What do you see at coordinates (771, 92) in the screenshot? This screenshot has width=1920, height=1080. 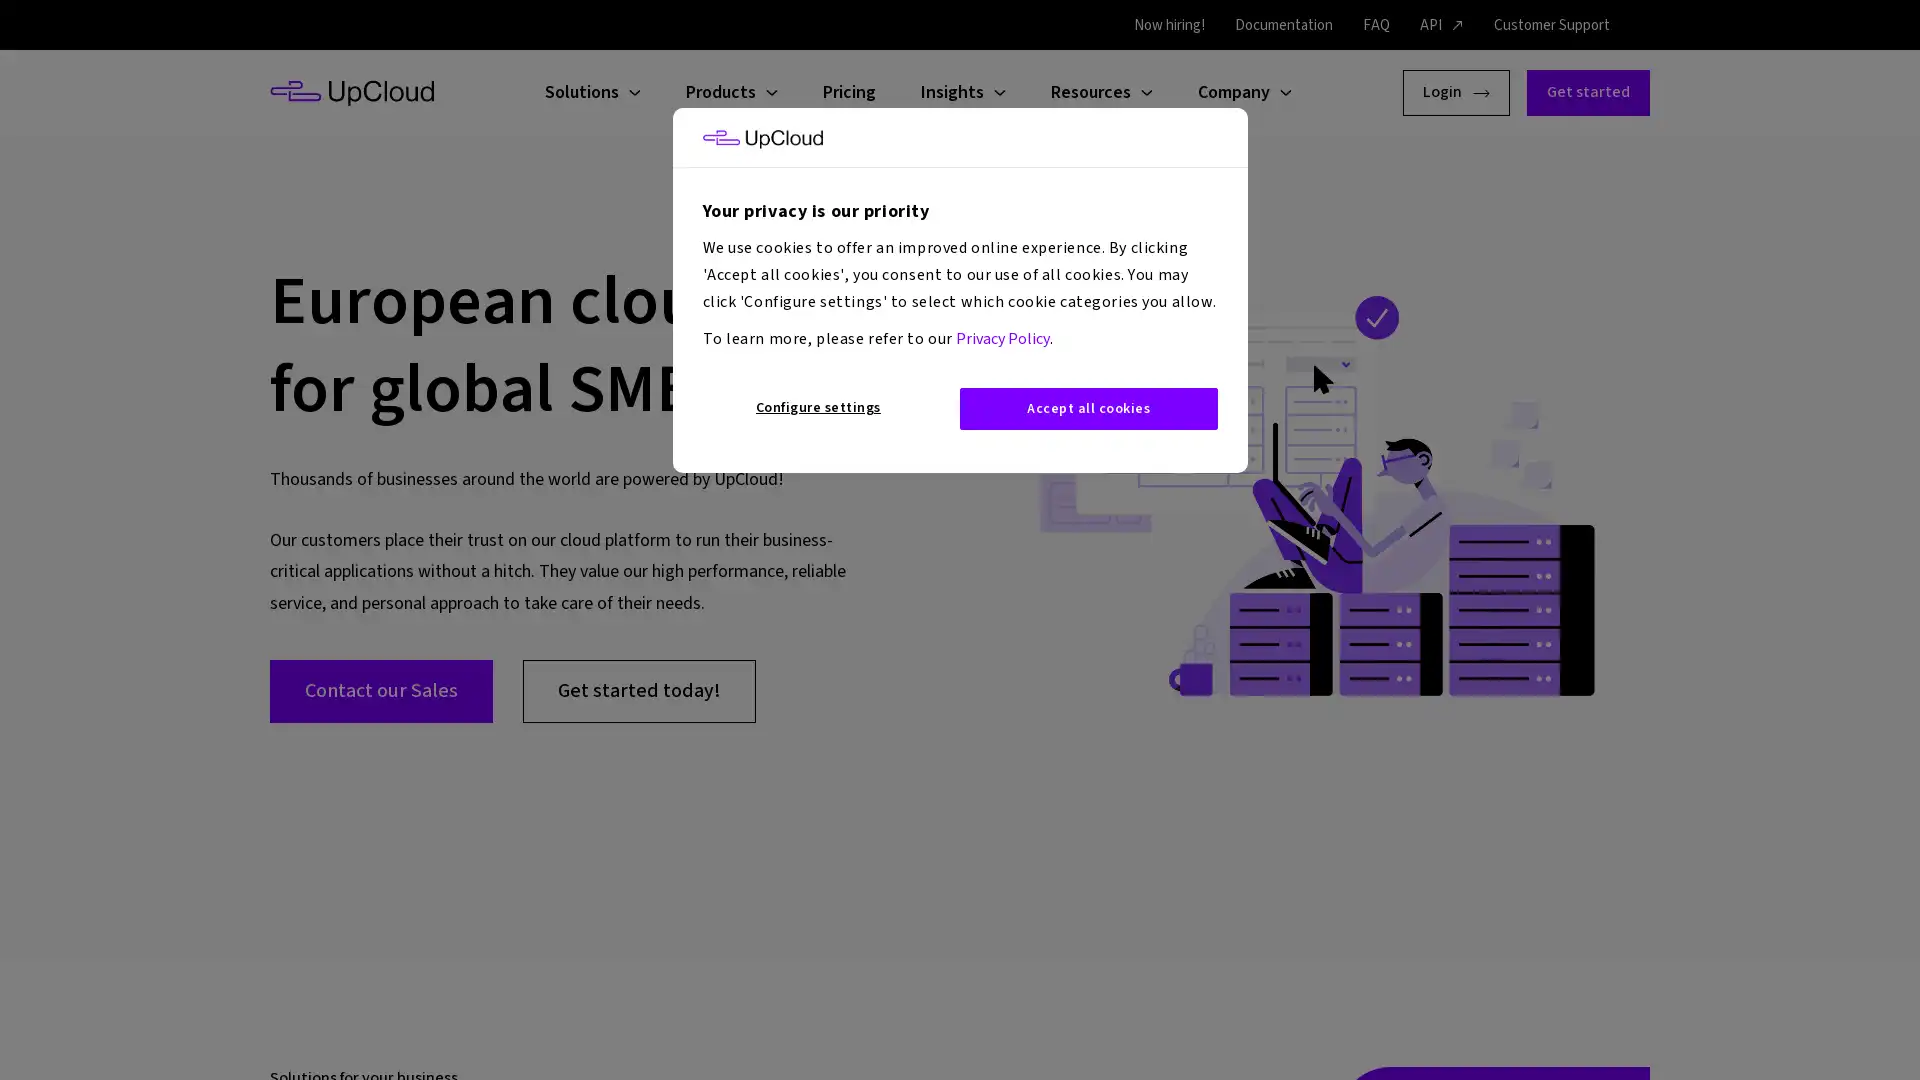 I see `Open child menu for Products` at bounding box center [771, 92].